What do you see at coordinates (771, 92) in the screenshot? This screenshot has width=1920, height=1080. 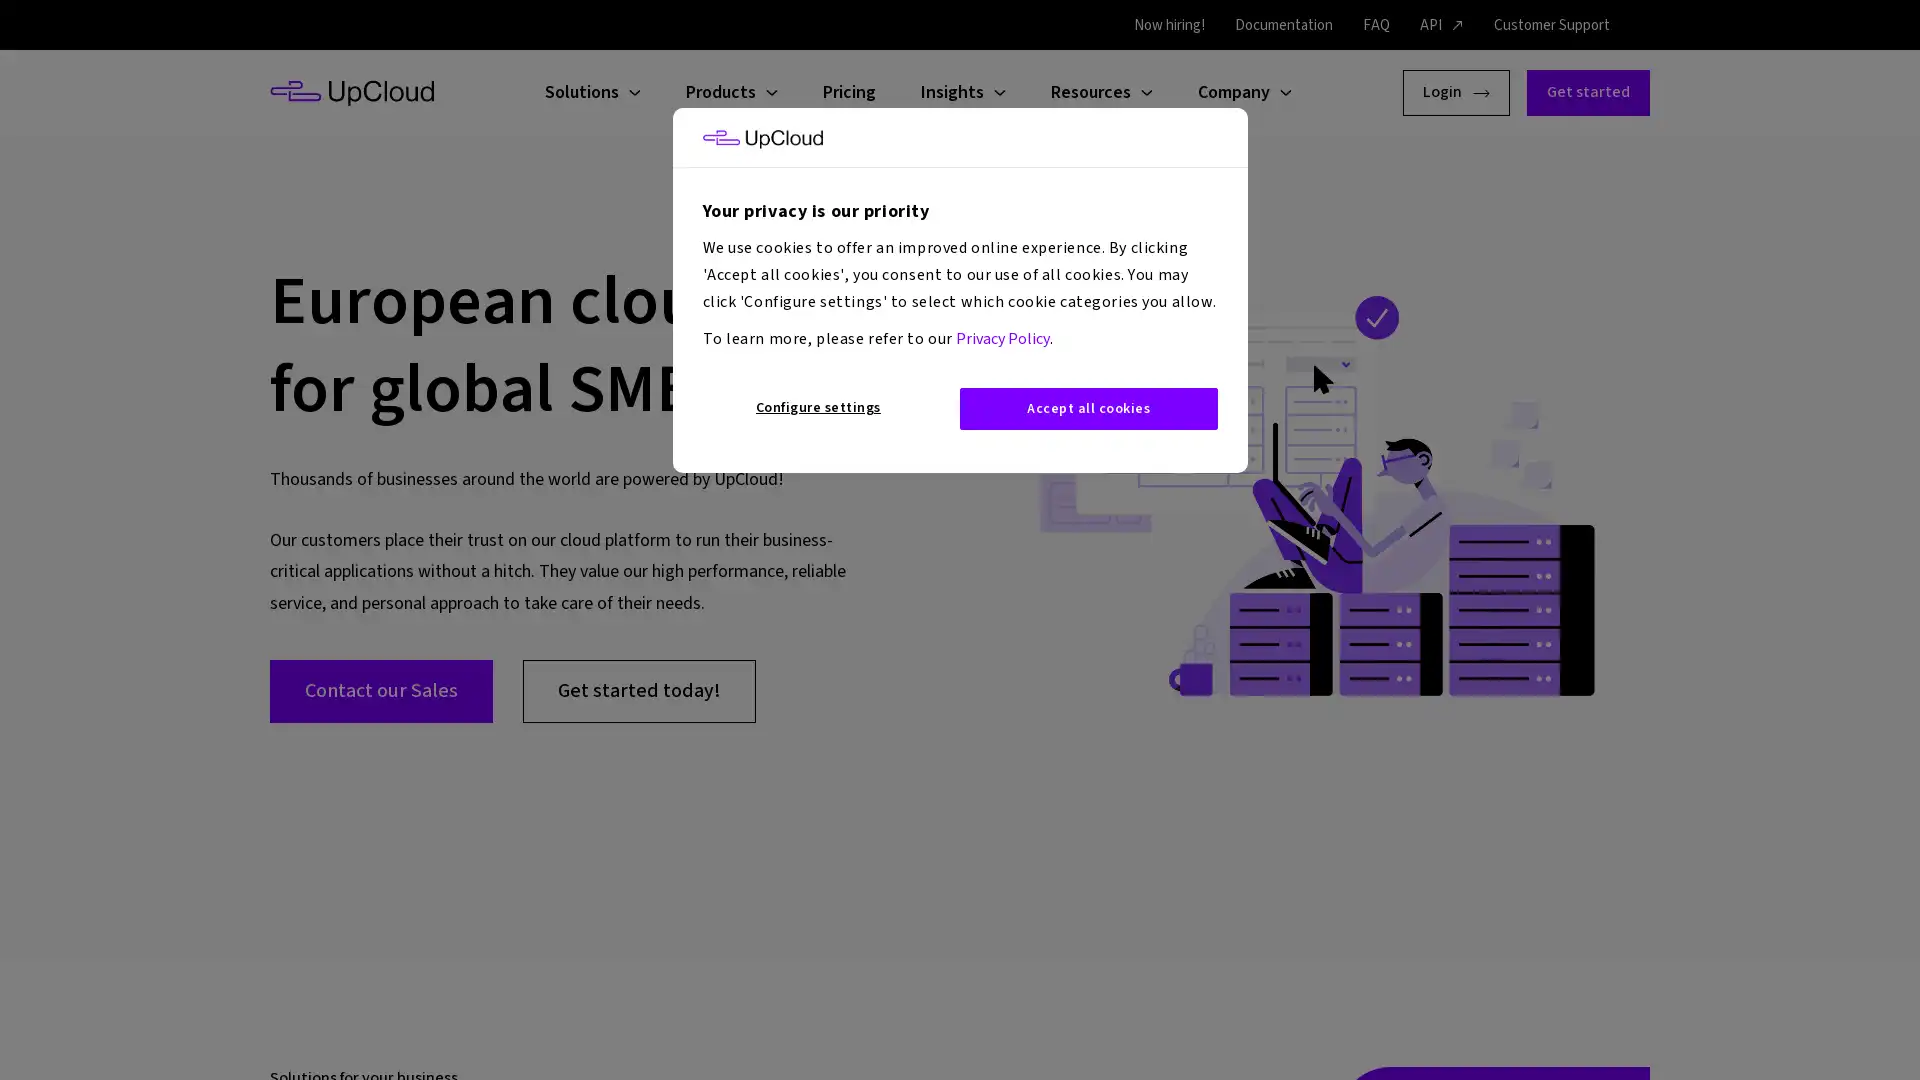 I see `Open child menu for Products` at bounding box center [771, 92].